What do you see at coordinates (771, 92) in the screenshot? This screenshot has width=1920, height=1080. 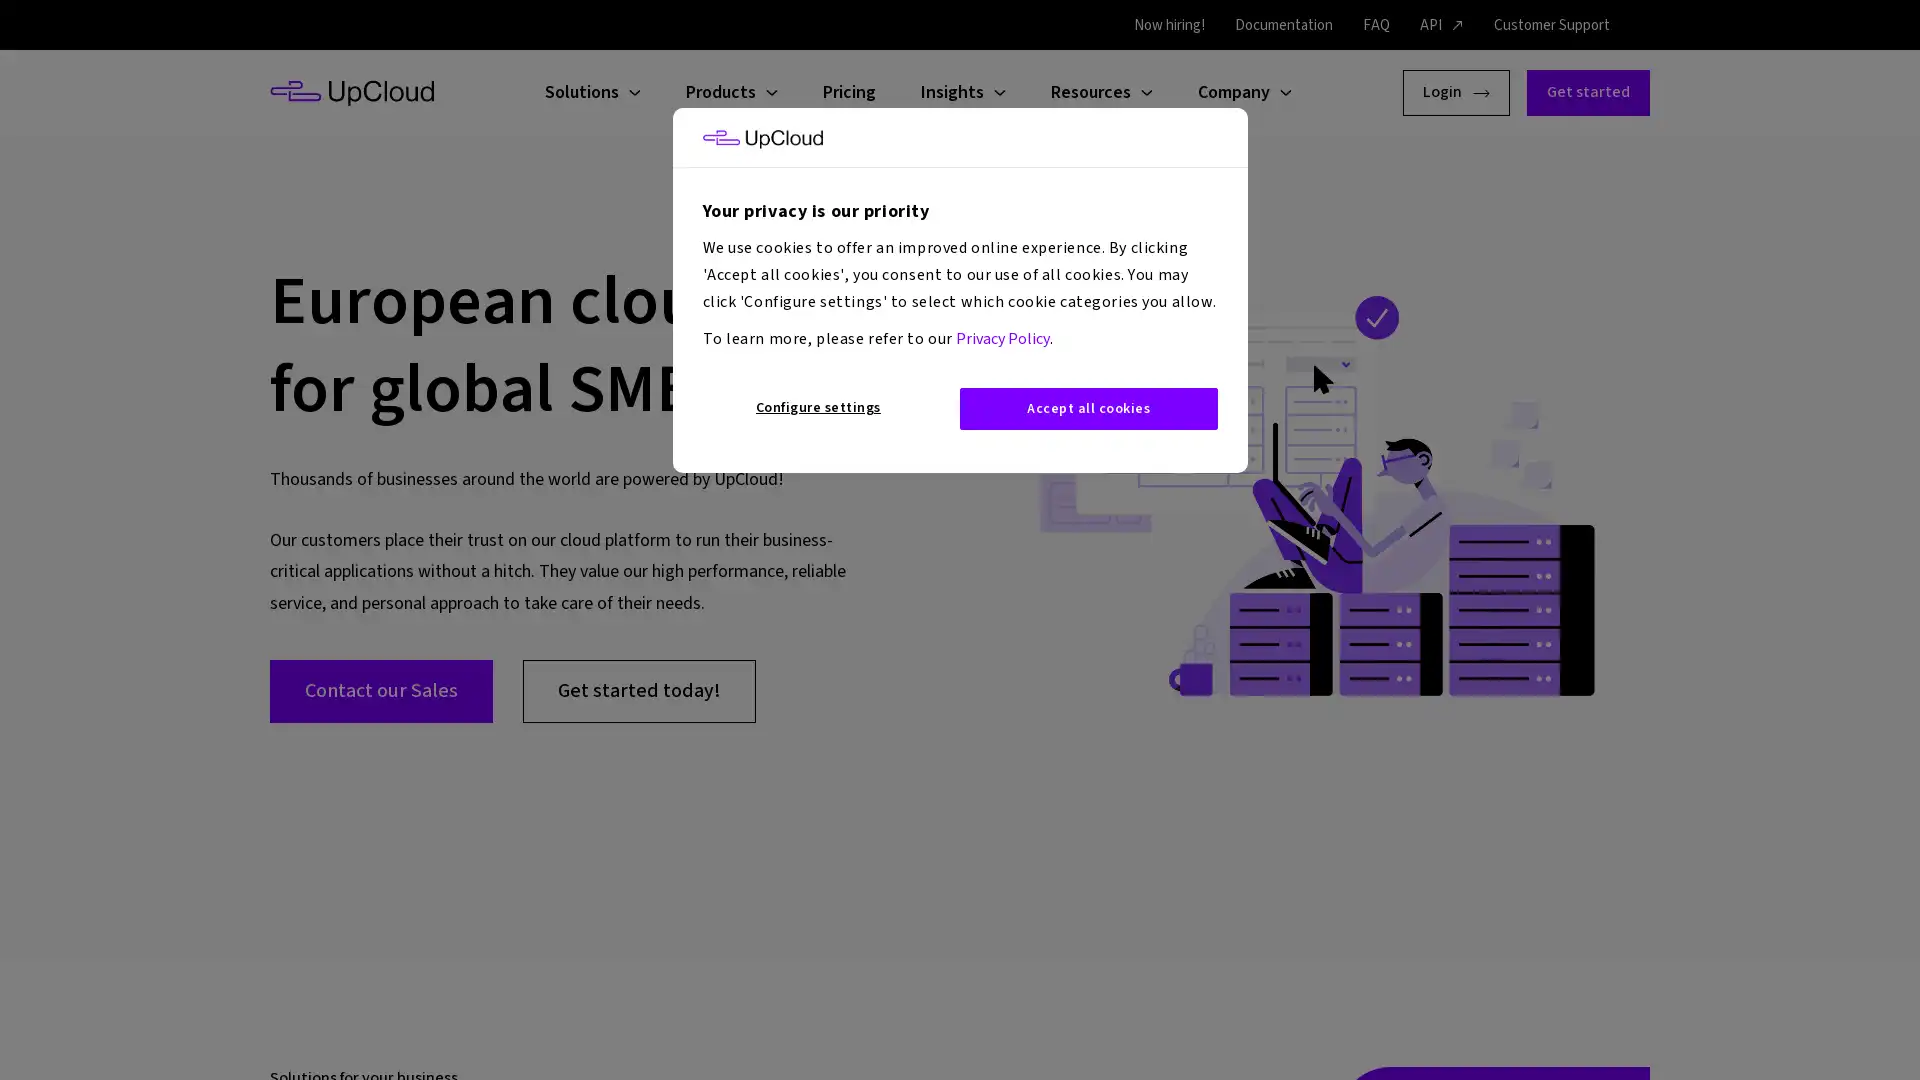 I see `Open child menu for Products` at bounding box center [771, 92].